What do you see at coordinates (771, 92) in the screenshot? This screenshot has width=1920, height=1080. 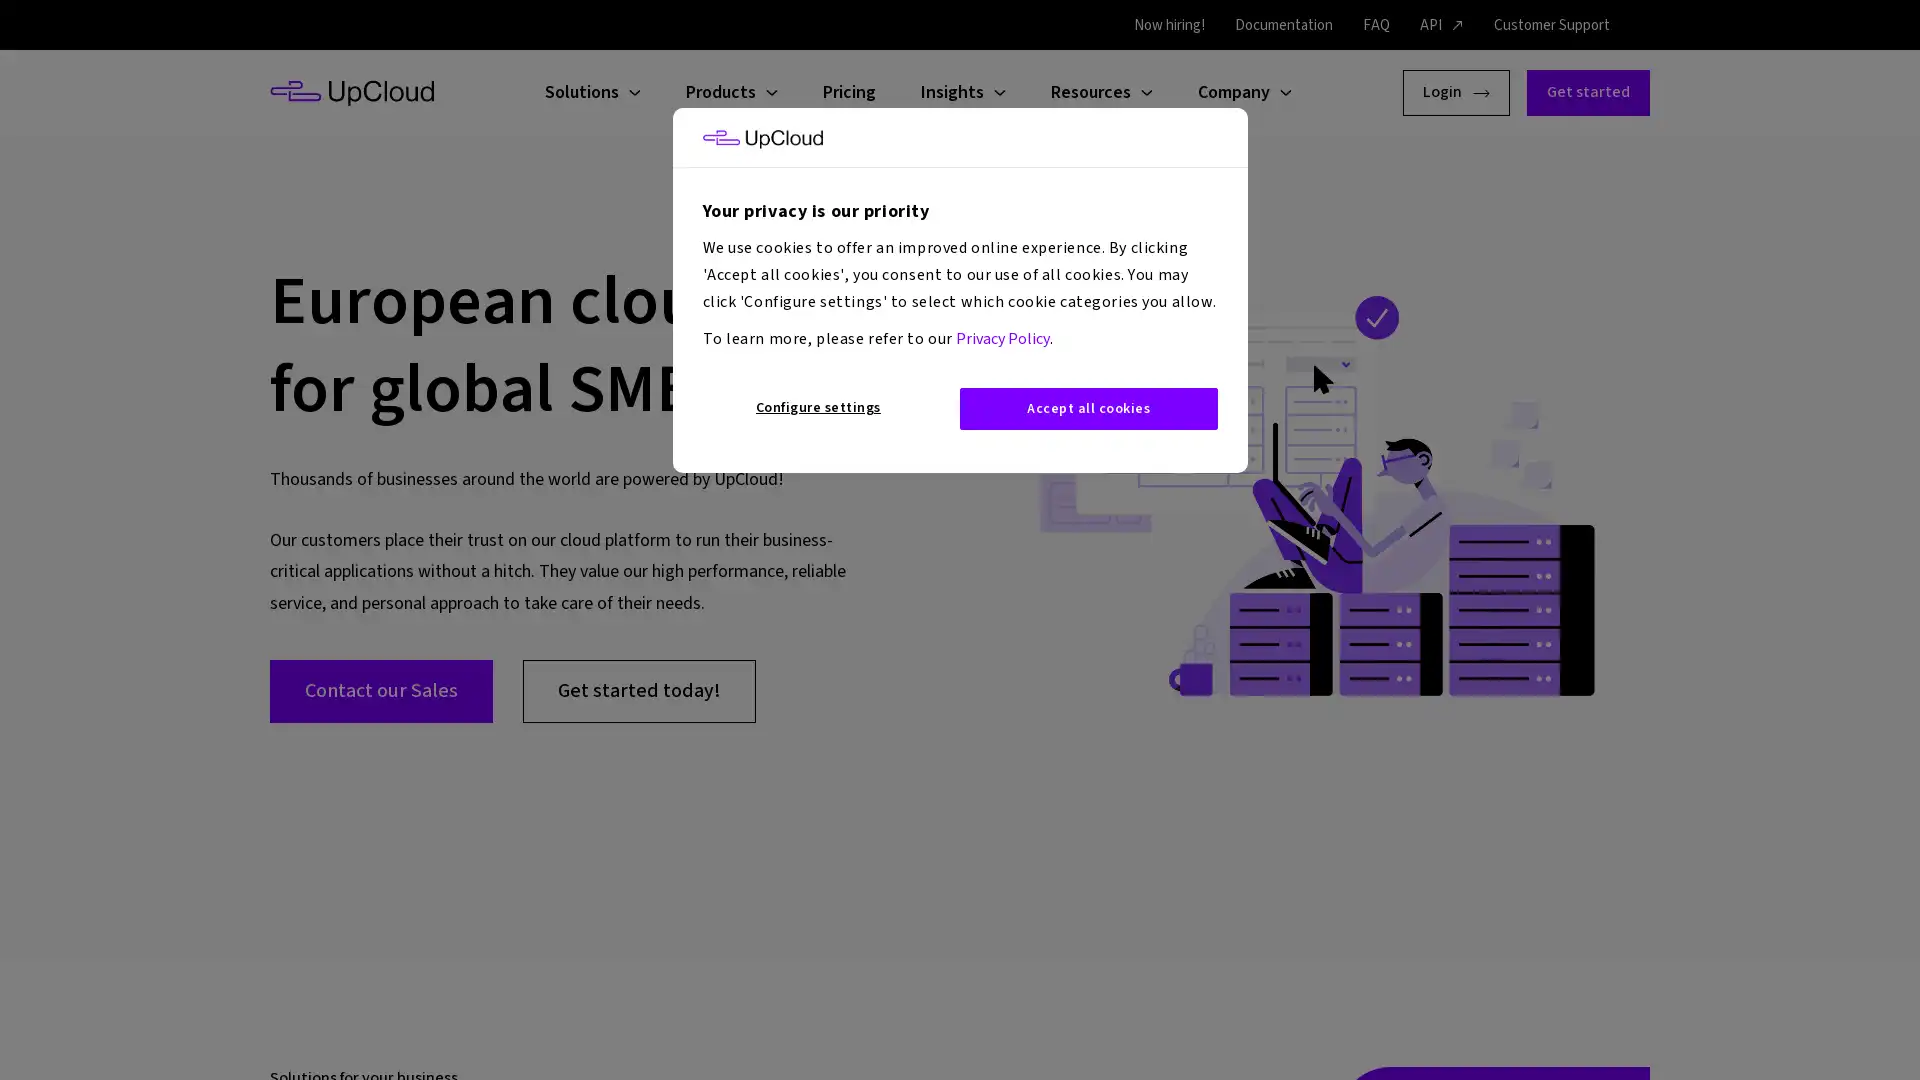 I see `Open child menu for Products` at bounding box center [771, 92].